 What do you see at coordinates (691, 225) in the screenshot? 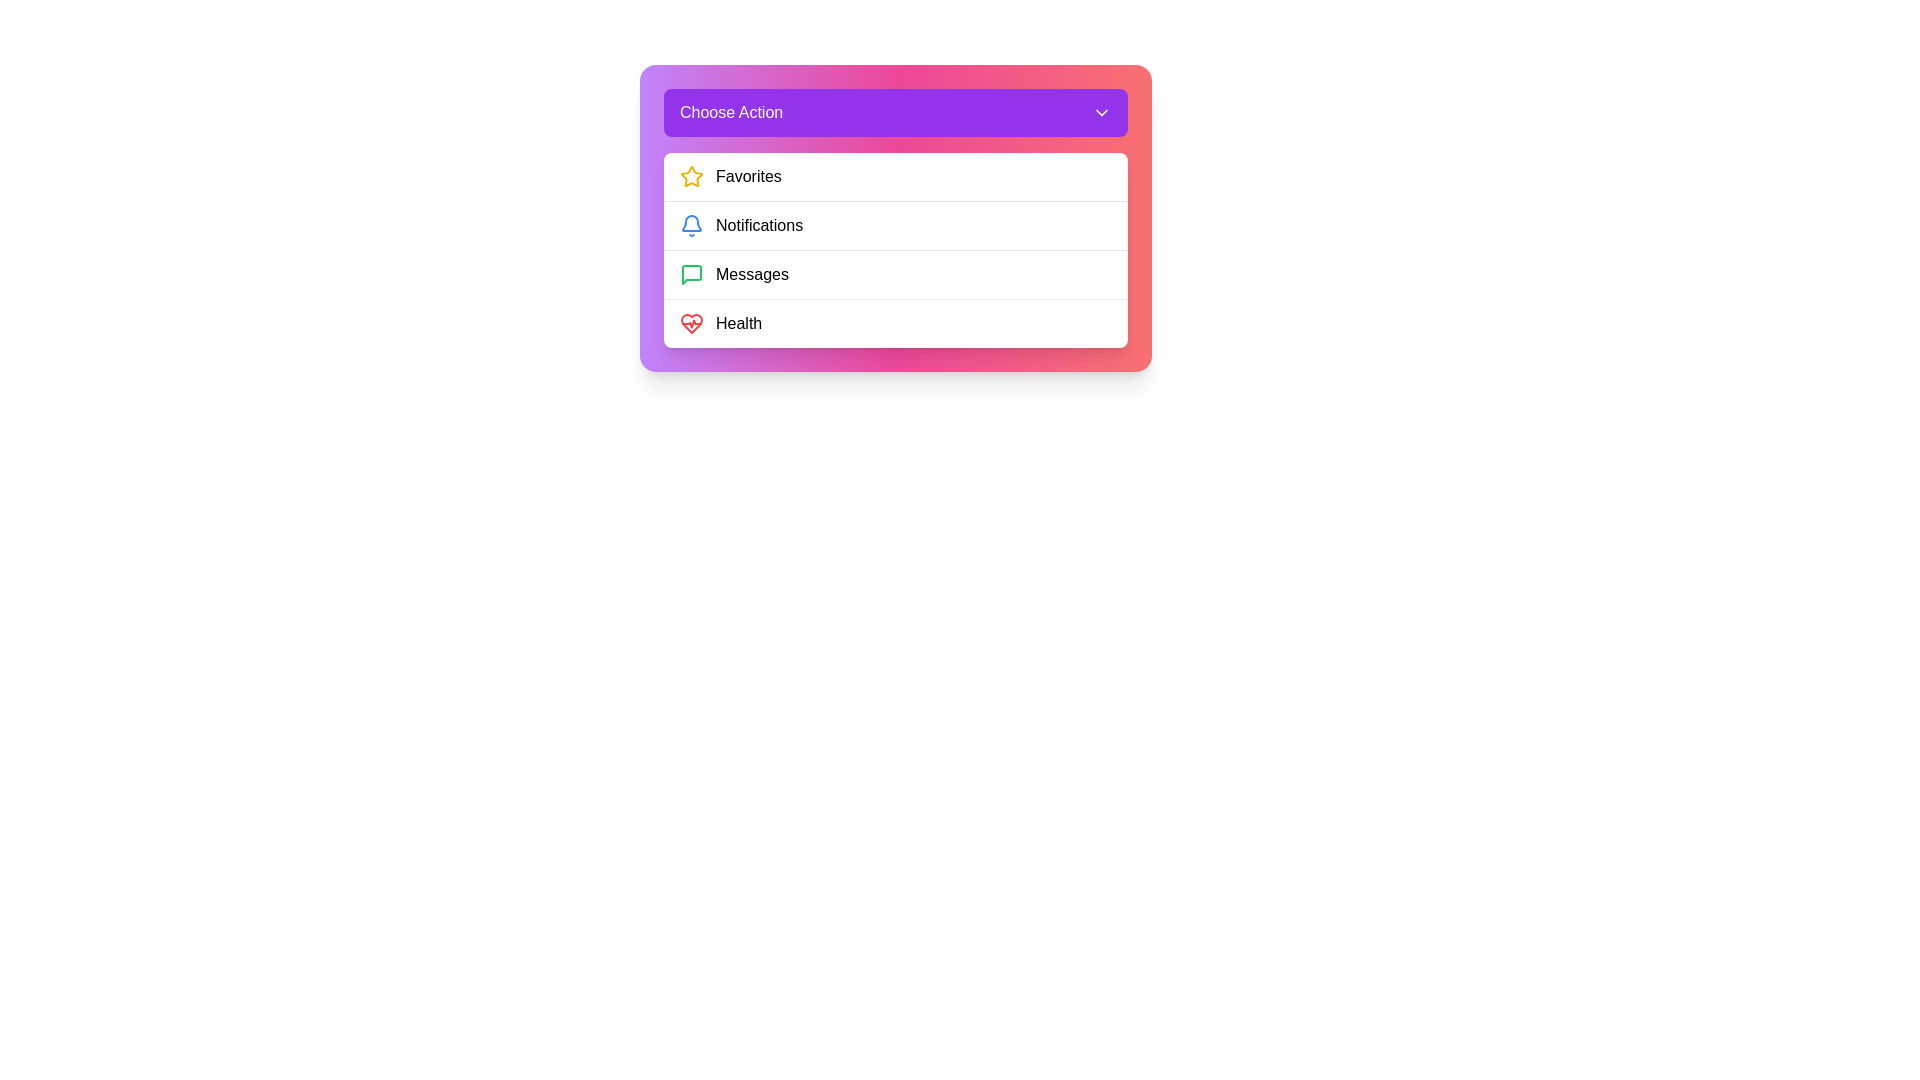
I see `the blue bell-shaped icon indicating notifications, which is positioned directly to the left of the 'Notifications' text in the dropdown menu` at bounding box center [691, 225].